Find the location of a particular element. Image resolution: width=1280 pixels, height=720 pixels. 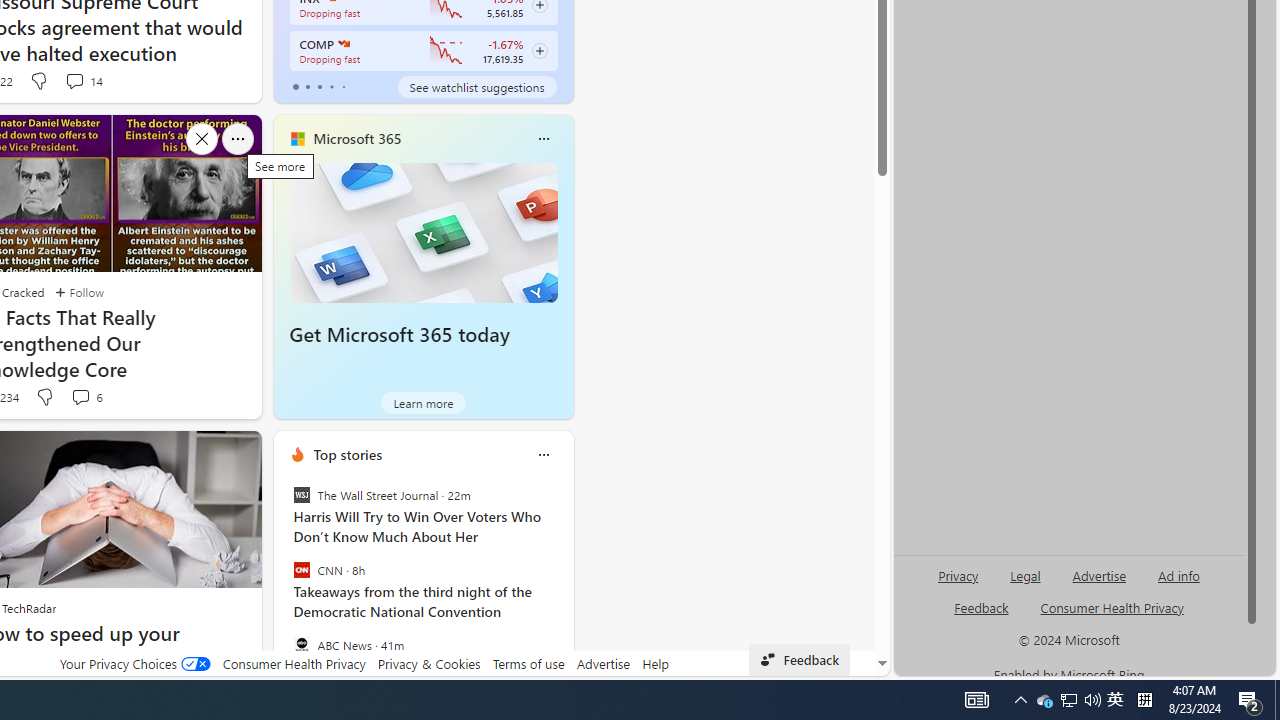

'tab-2' is located at coordinates (320, 86).